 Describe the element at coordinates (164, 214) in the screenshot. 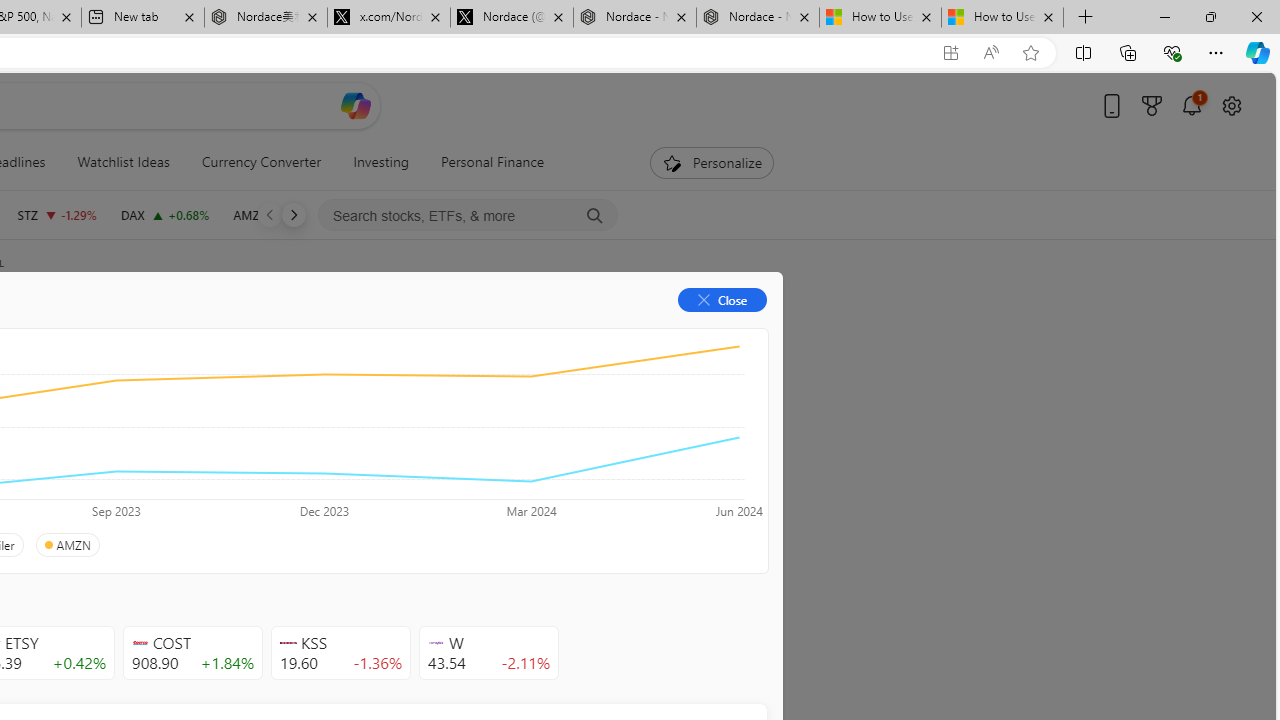

I see `'DAX DAX increase 18,808.50 +126.69 +0.68%'` at that location.